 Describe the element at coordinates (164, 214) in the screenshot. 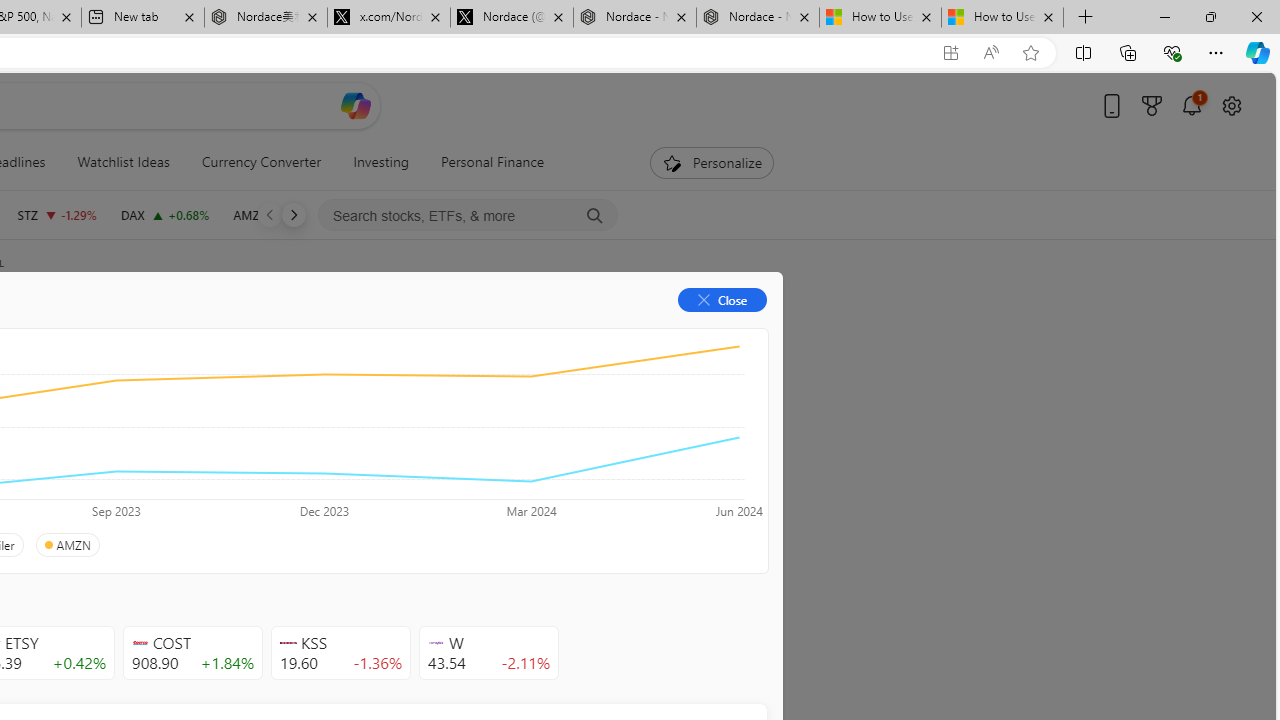

I see `'DAX DAX increase 18,808.50 +126.69 +0.68%'` at that location.